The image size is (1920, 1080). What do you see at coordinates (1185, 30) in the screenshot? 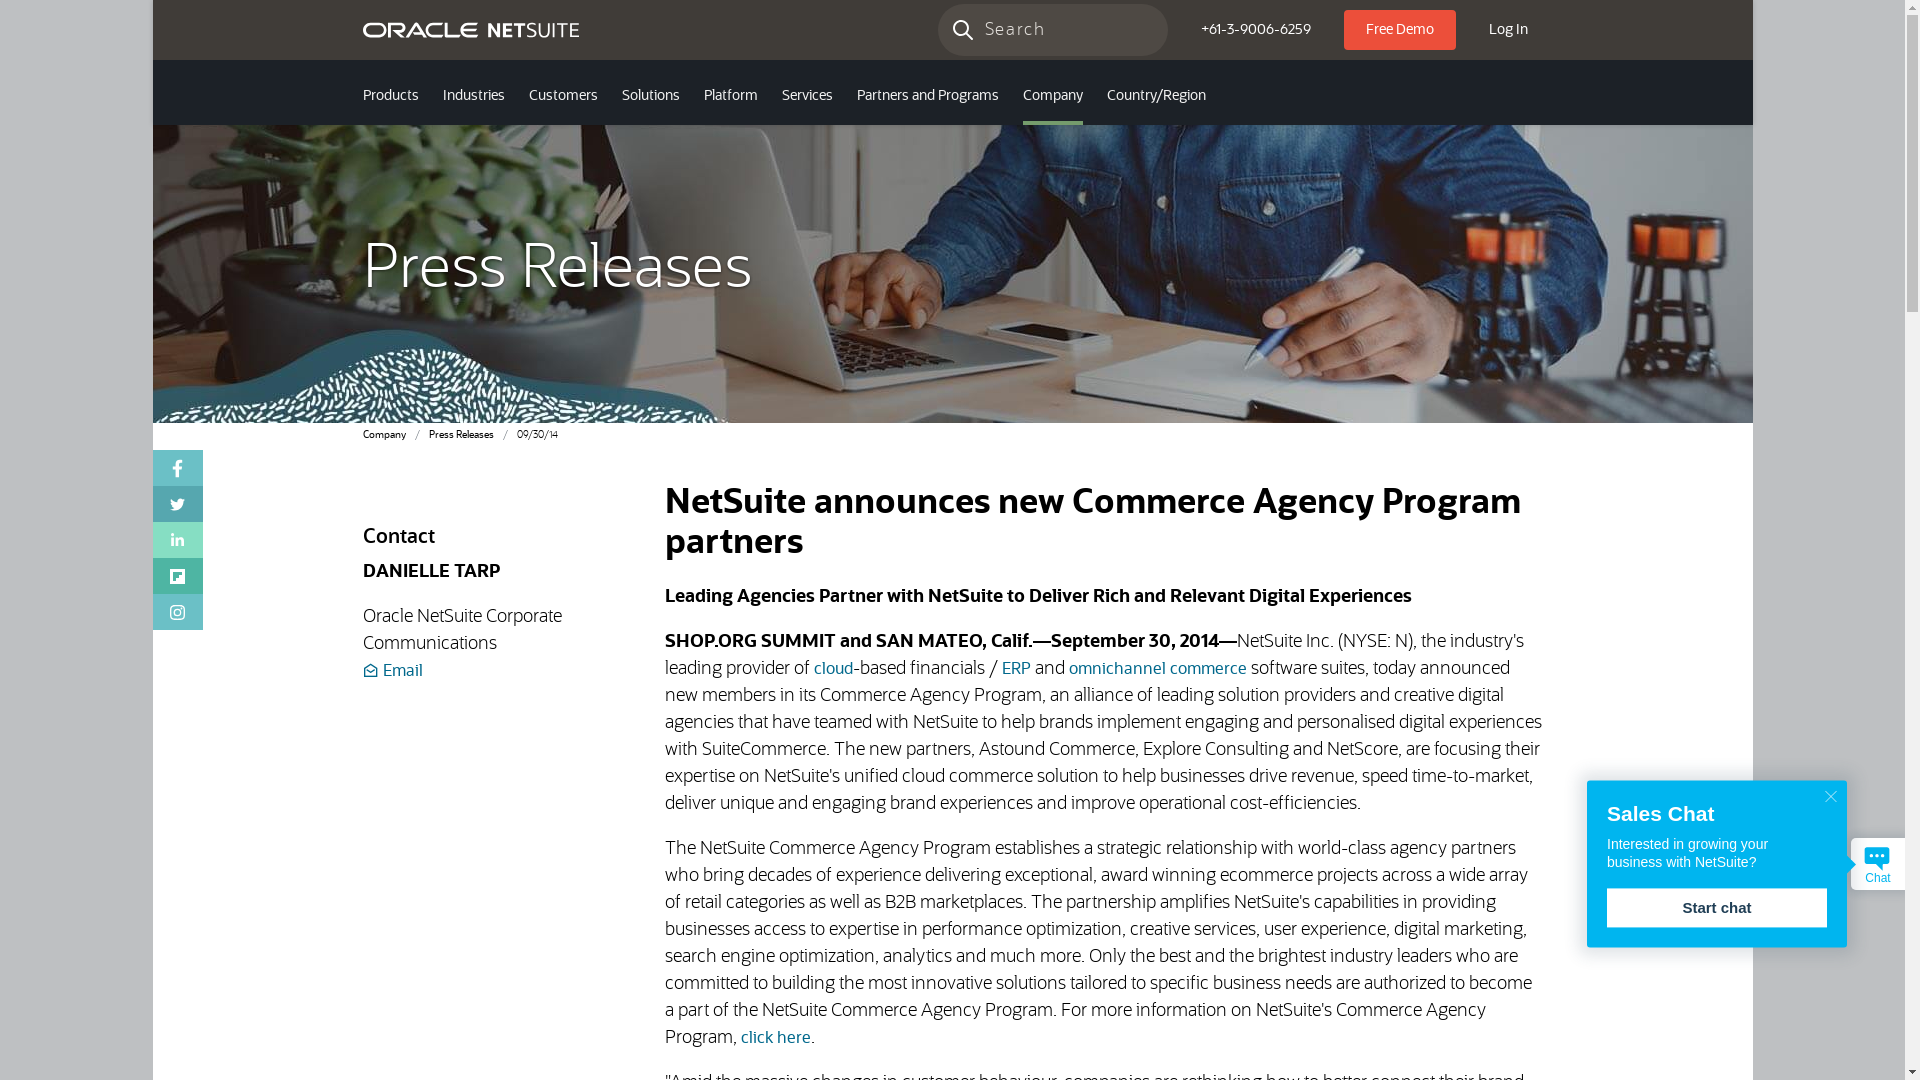
I see `'+61-3-9006-6259'` at bounding box center [1185, 30].